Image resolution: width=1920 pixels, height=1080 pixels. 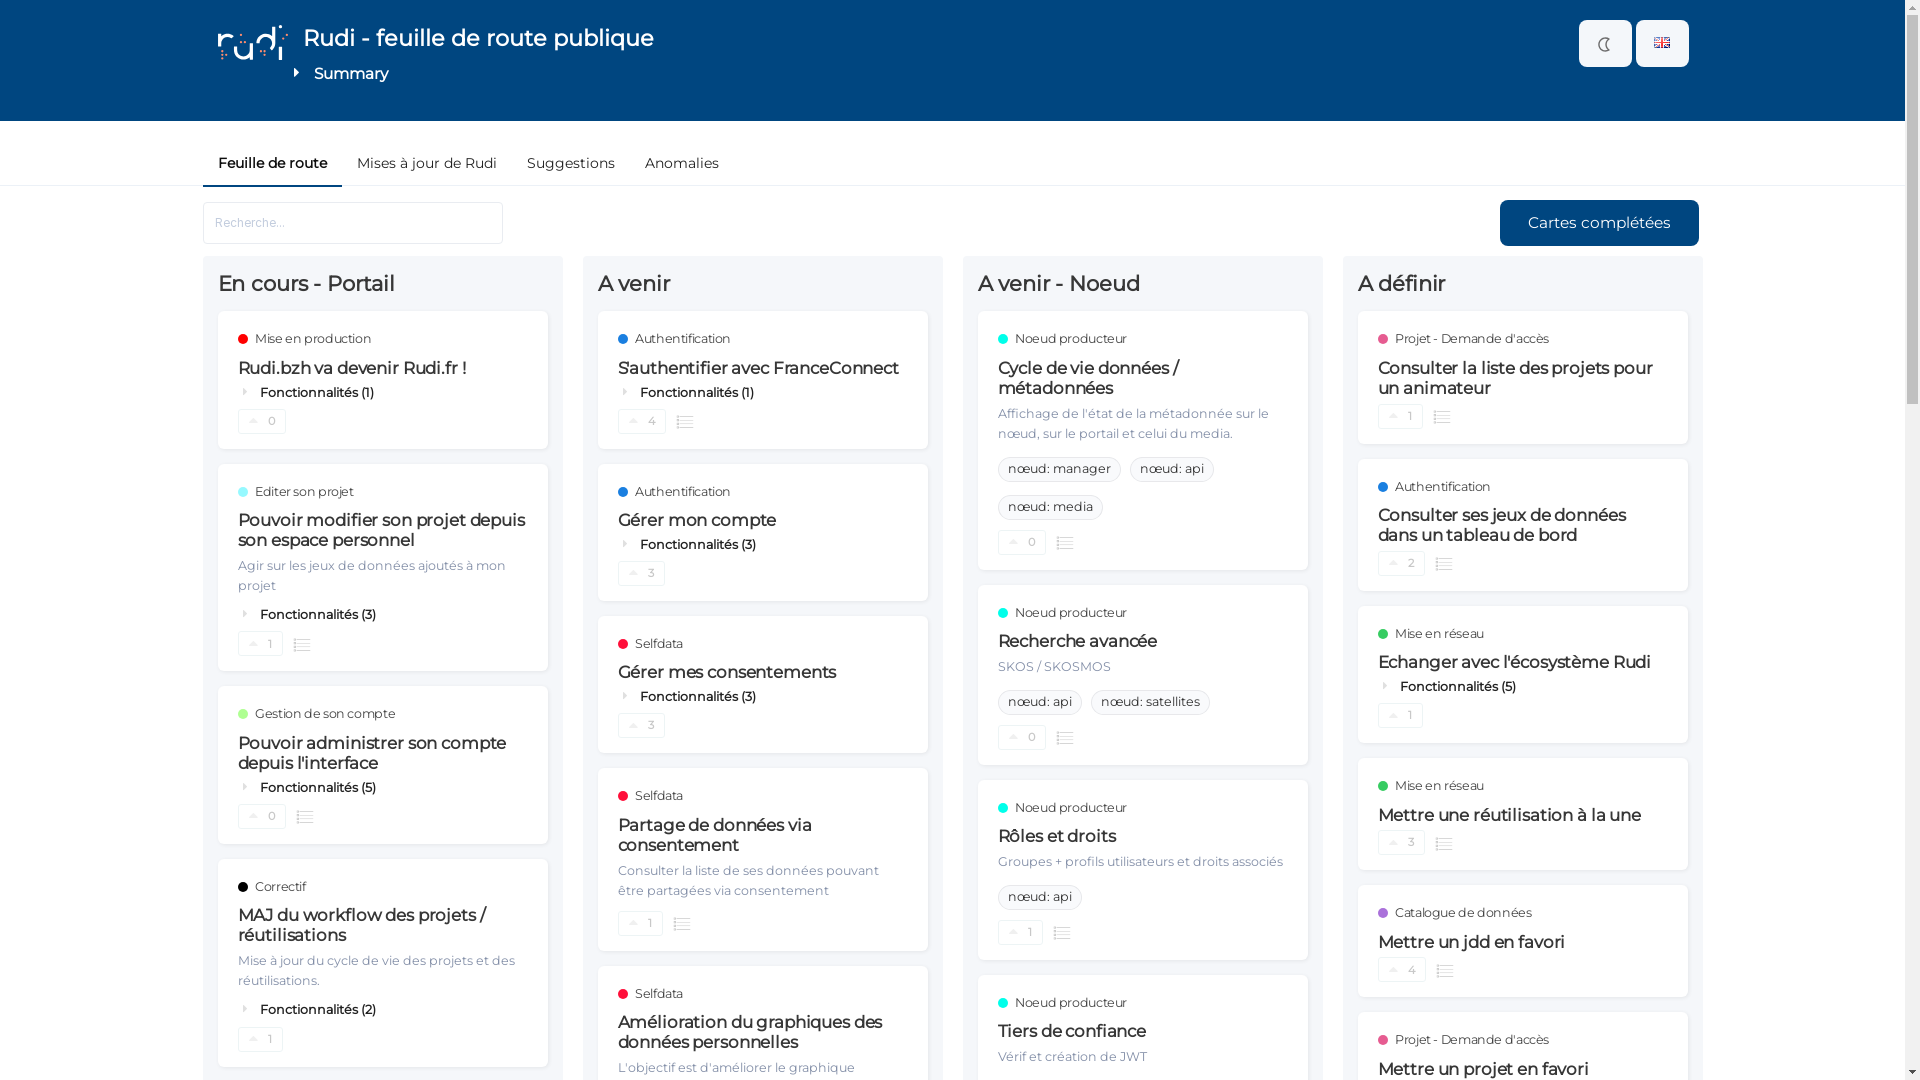 I want to click on '2', so click(x=1376, y=563).